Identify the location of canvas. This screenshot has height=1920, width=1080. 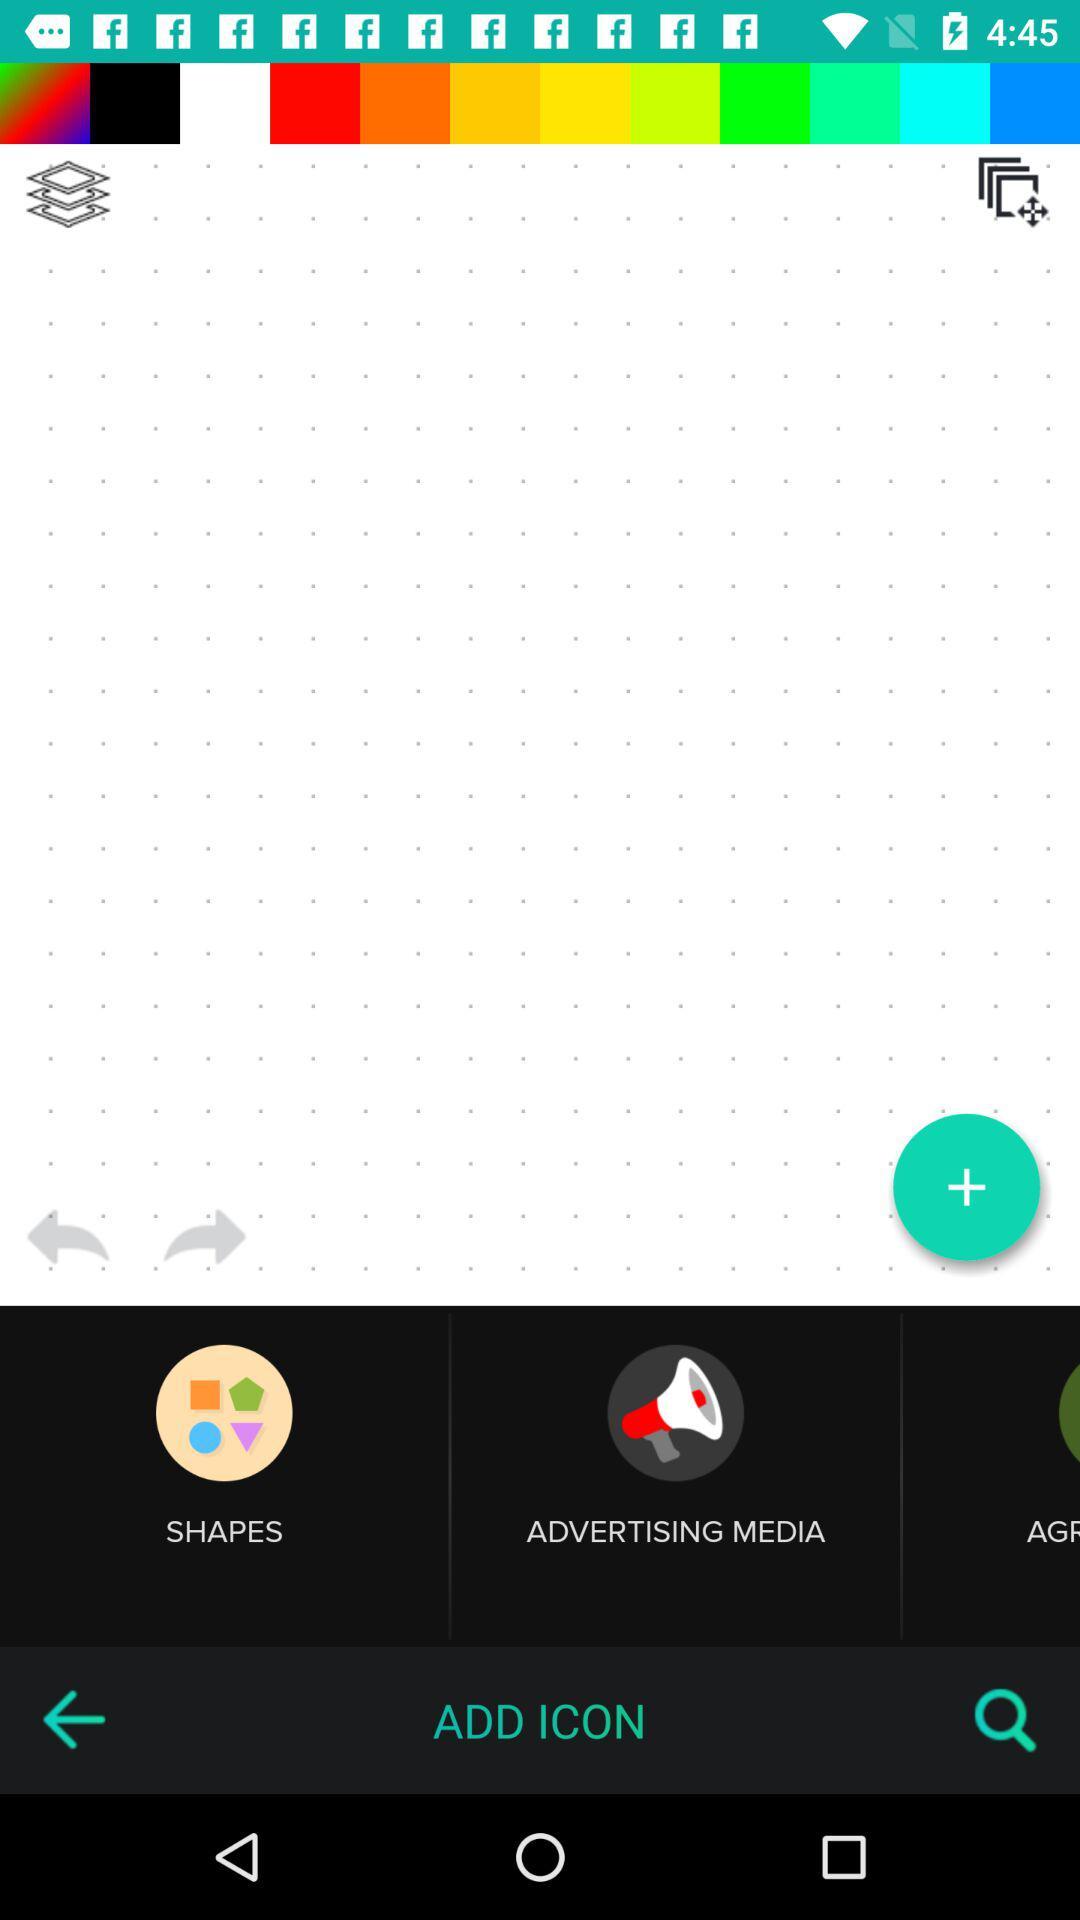
(540, 684).